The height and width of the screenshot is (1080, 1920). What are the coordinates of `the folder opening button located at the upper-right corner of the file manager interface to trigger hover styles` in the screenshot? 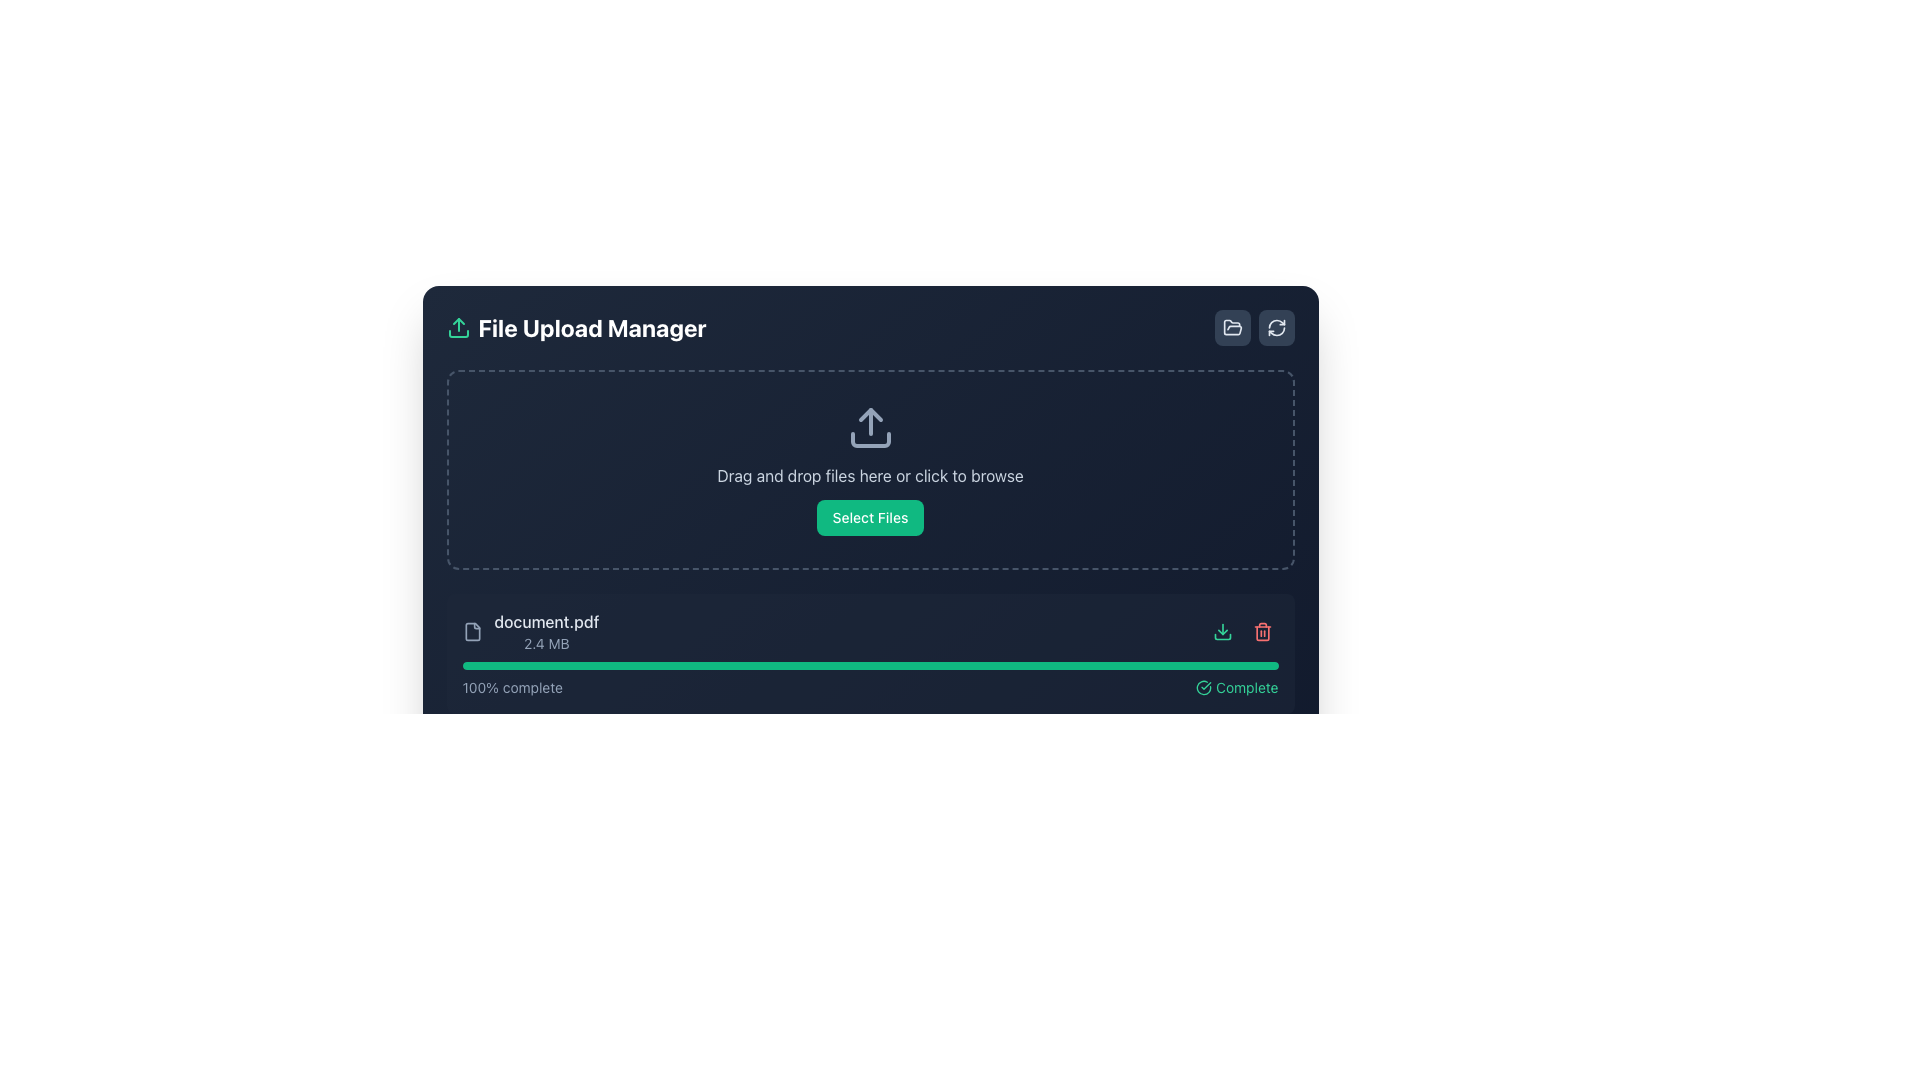 It's located at (1231, 326).